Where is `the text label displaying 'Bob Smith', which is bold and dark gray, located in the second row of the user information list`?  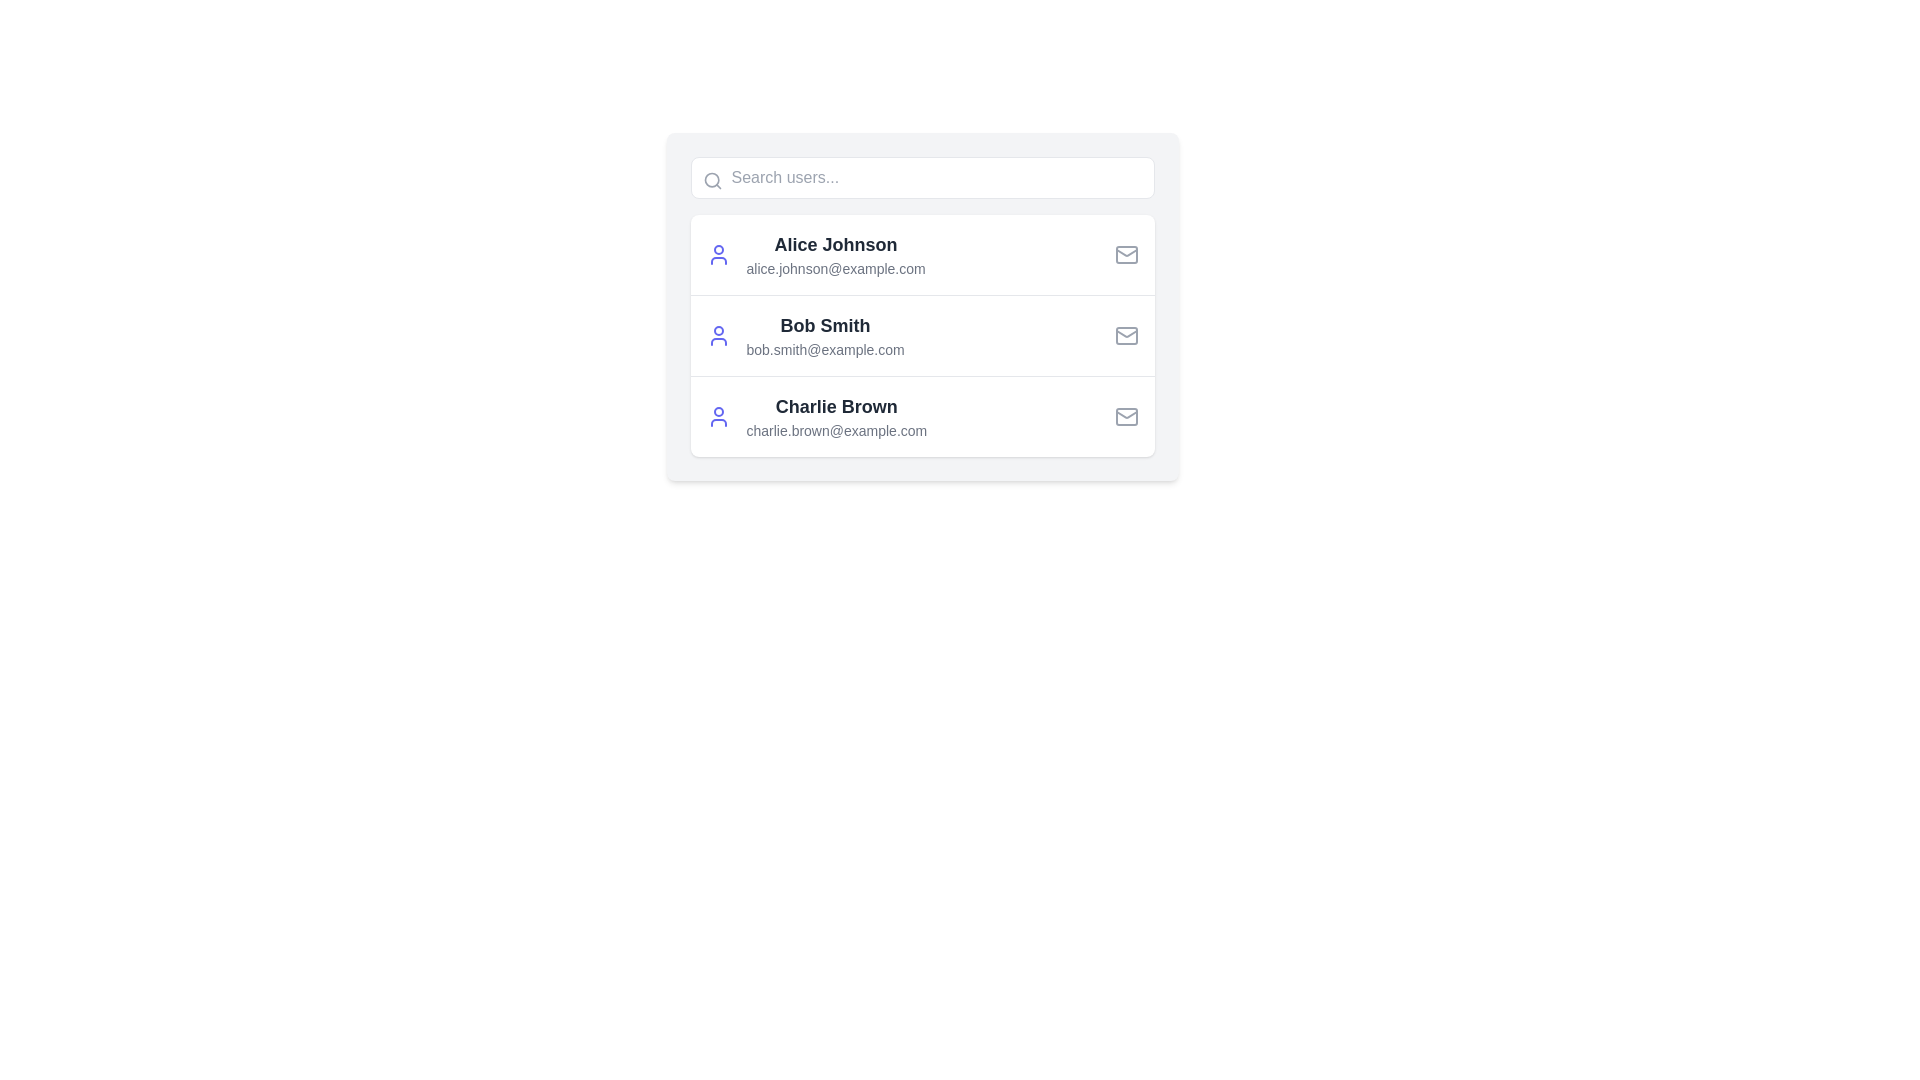 the text label displaying 'Bob Smith', which is bold and dark gray, located in the second row of the user information list is located at coordinates (825, 325).